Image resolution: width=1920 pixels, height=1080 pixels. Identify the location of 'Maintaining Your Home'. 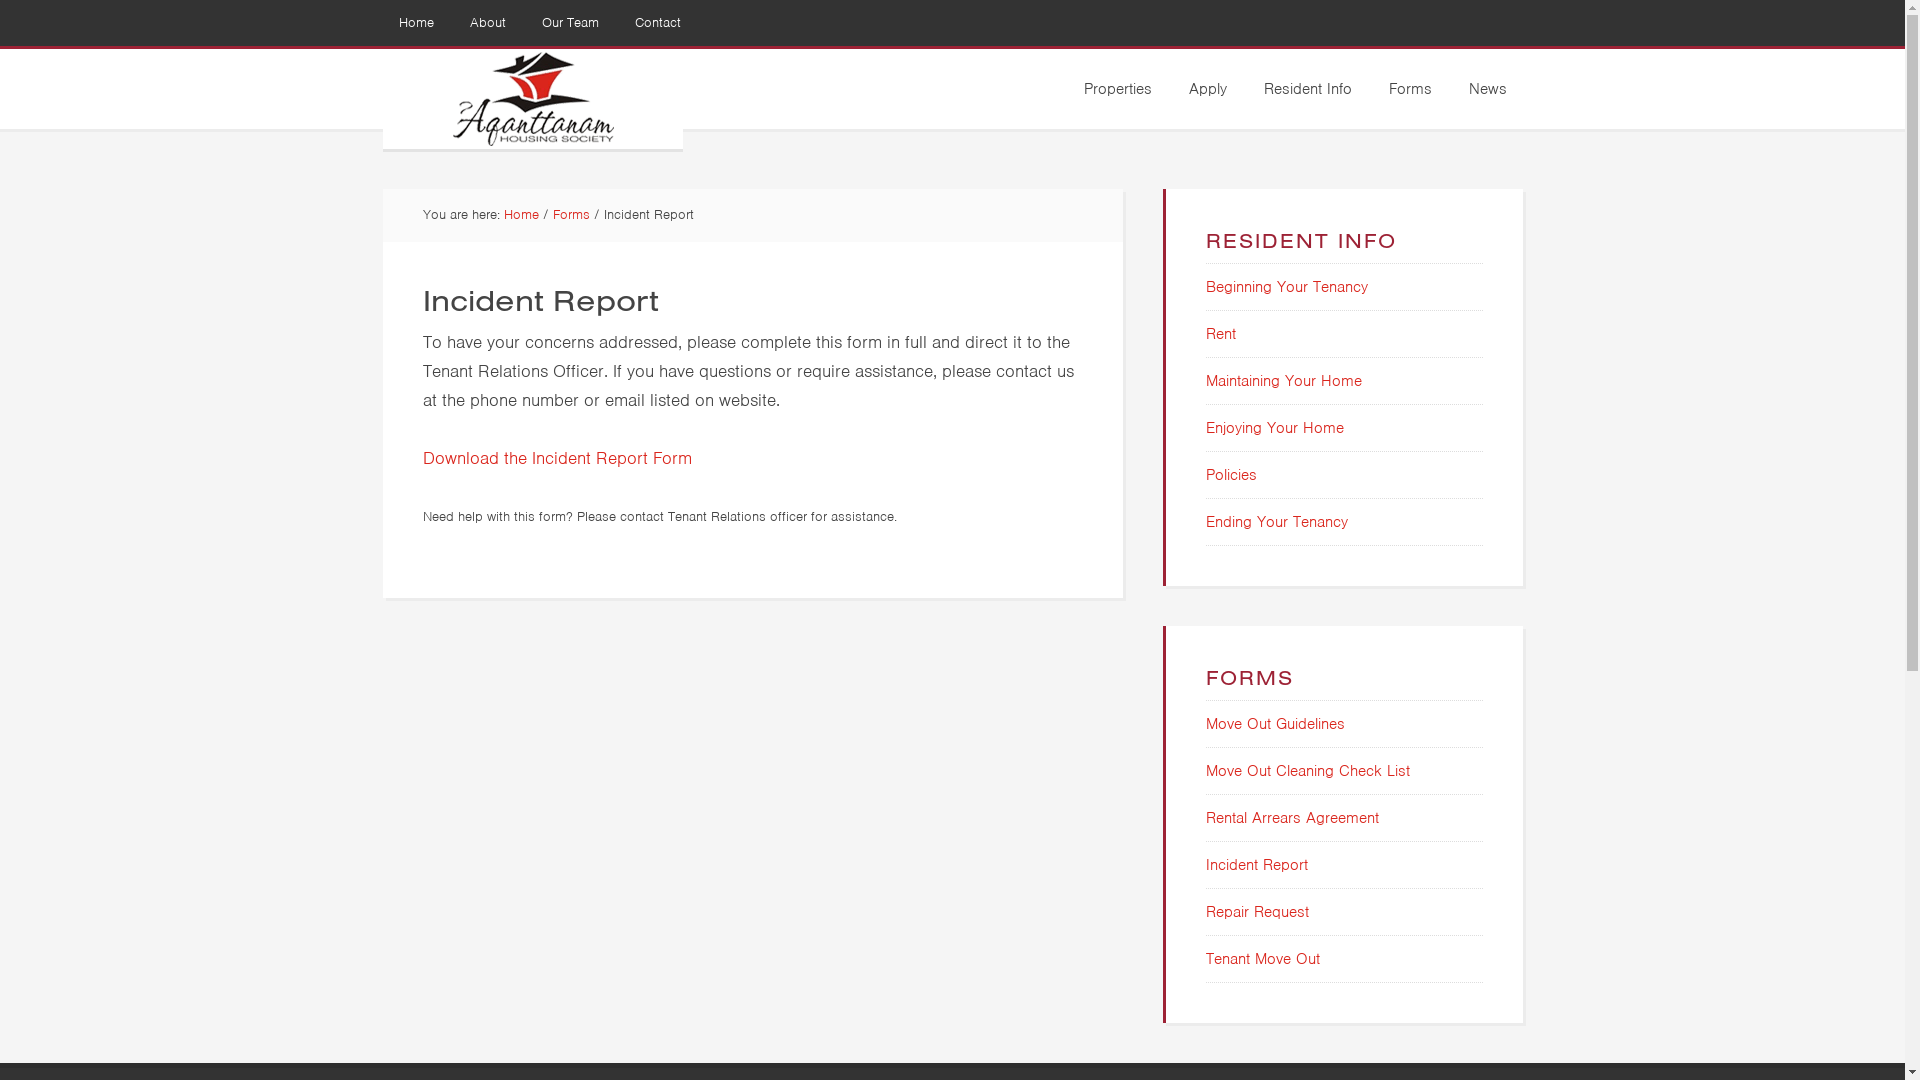
(1204, 381).